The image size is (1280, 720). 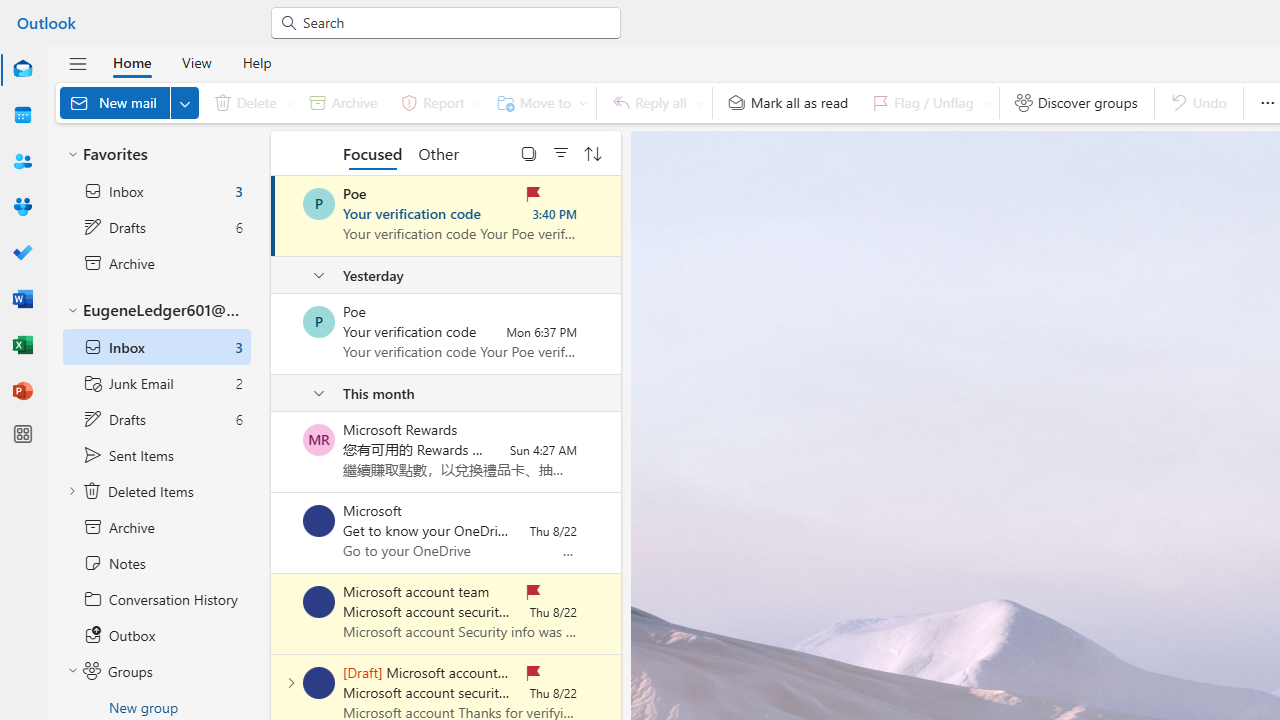 I want to click on 'Discover groups', so click(x=1075, y=102).